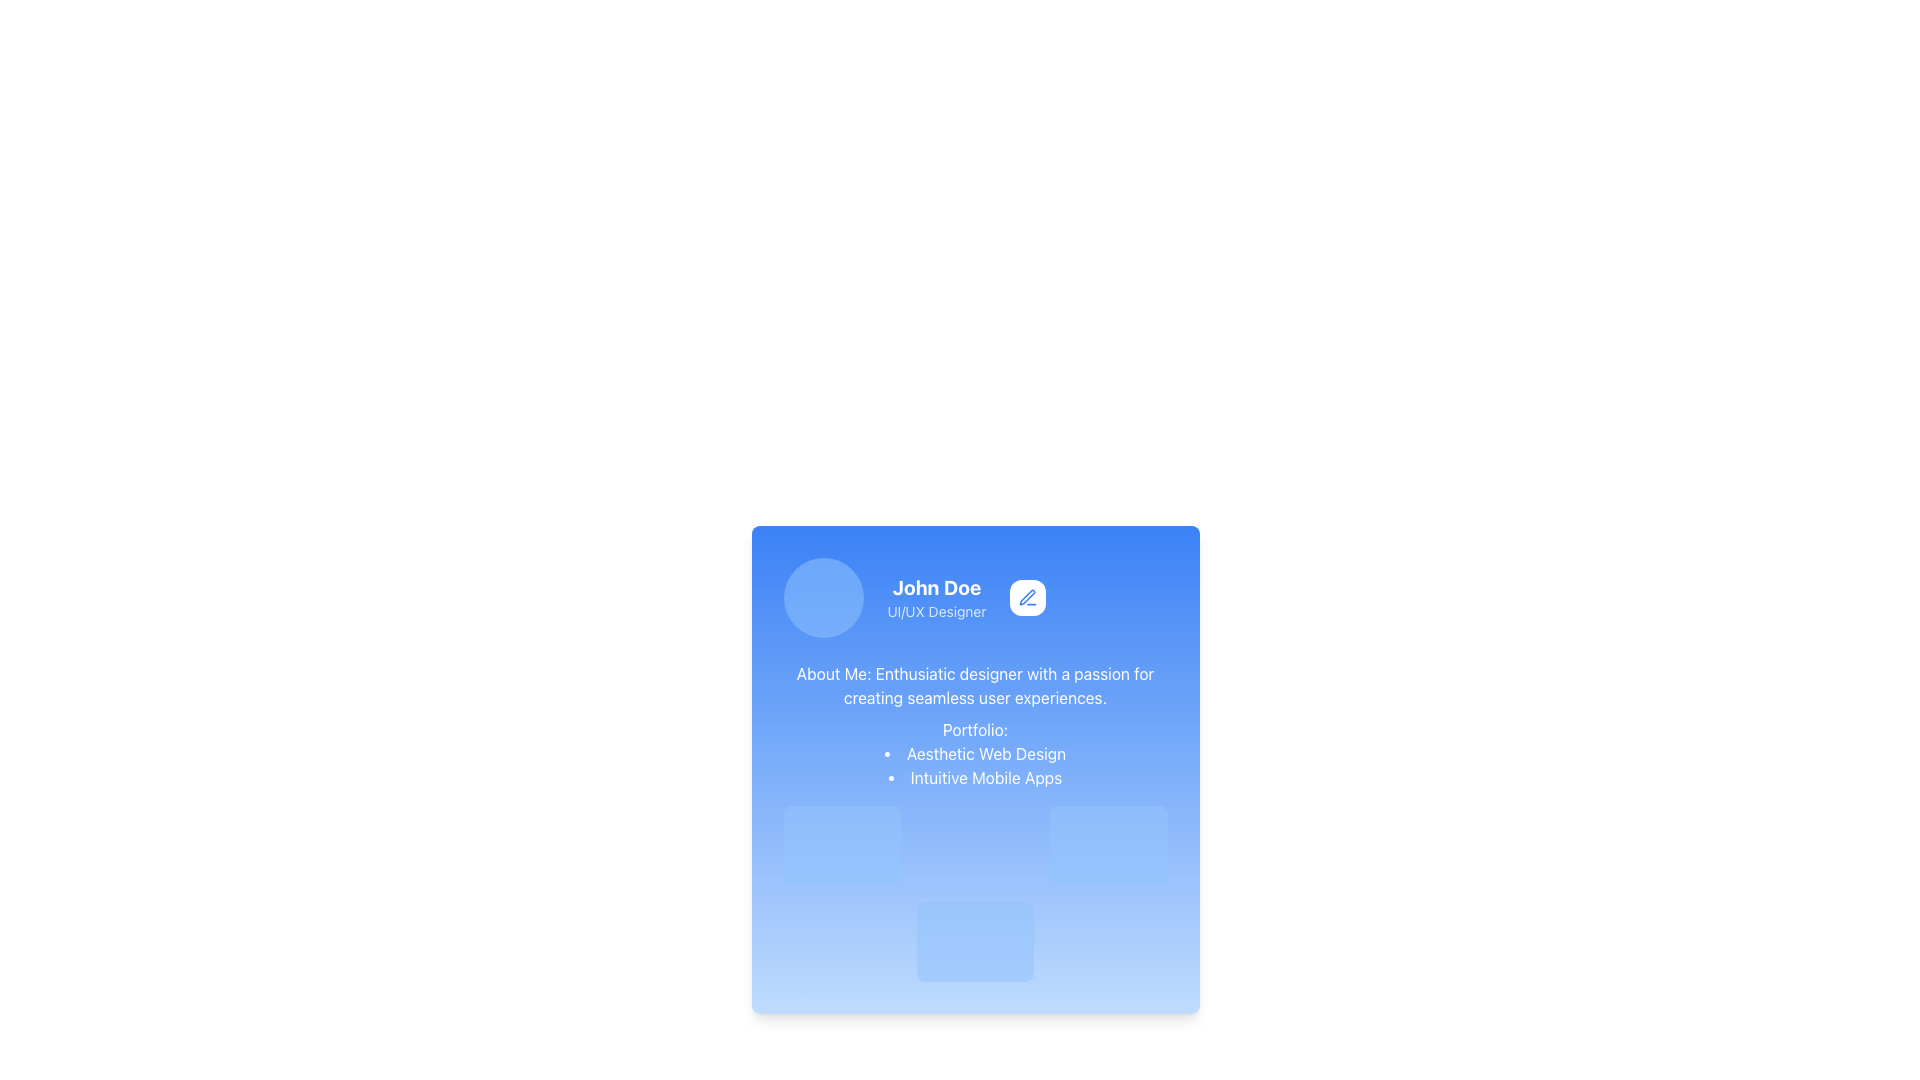 The width and height of the screenshot is (1920, 1080). Describe the element at coordinates (1028, 596) in the screenshot. I see `the edit icon located in the top-right corner of the profile card to initiate an edit action` at that location.